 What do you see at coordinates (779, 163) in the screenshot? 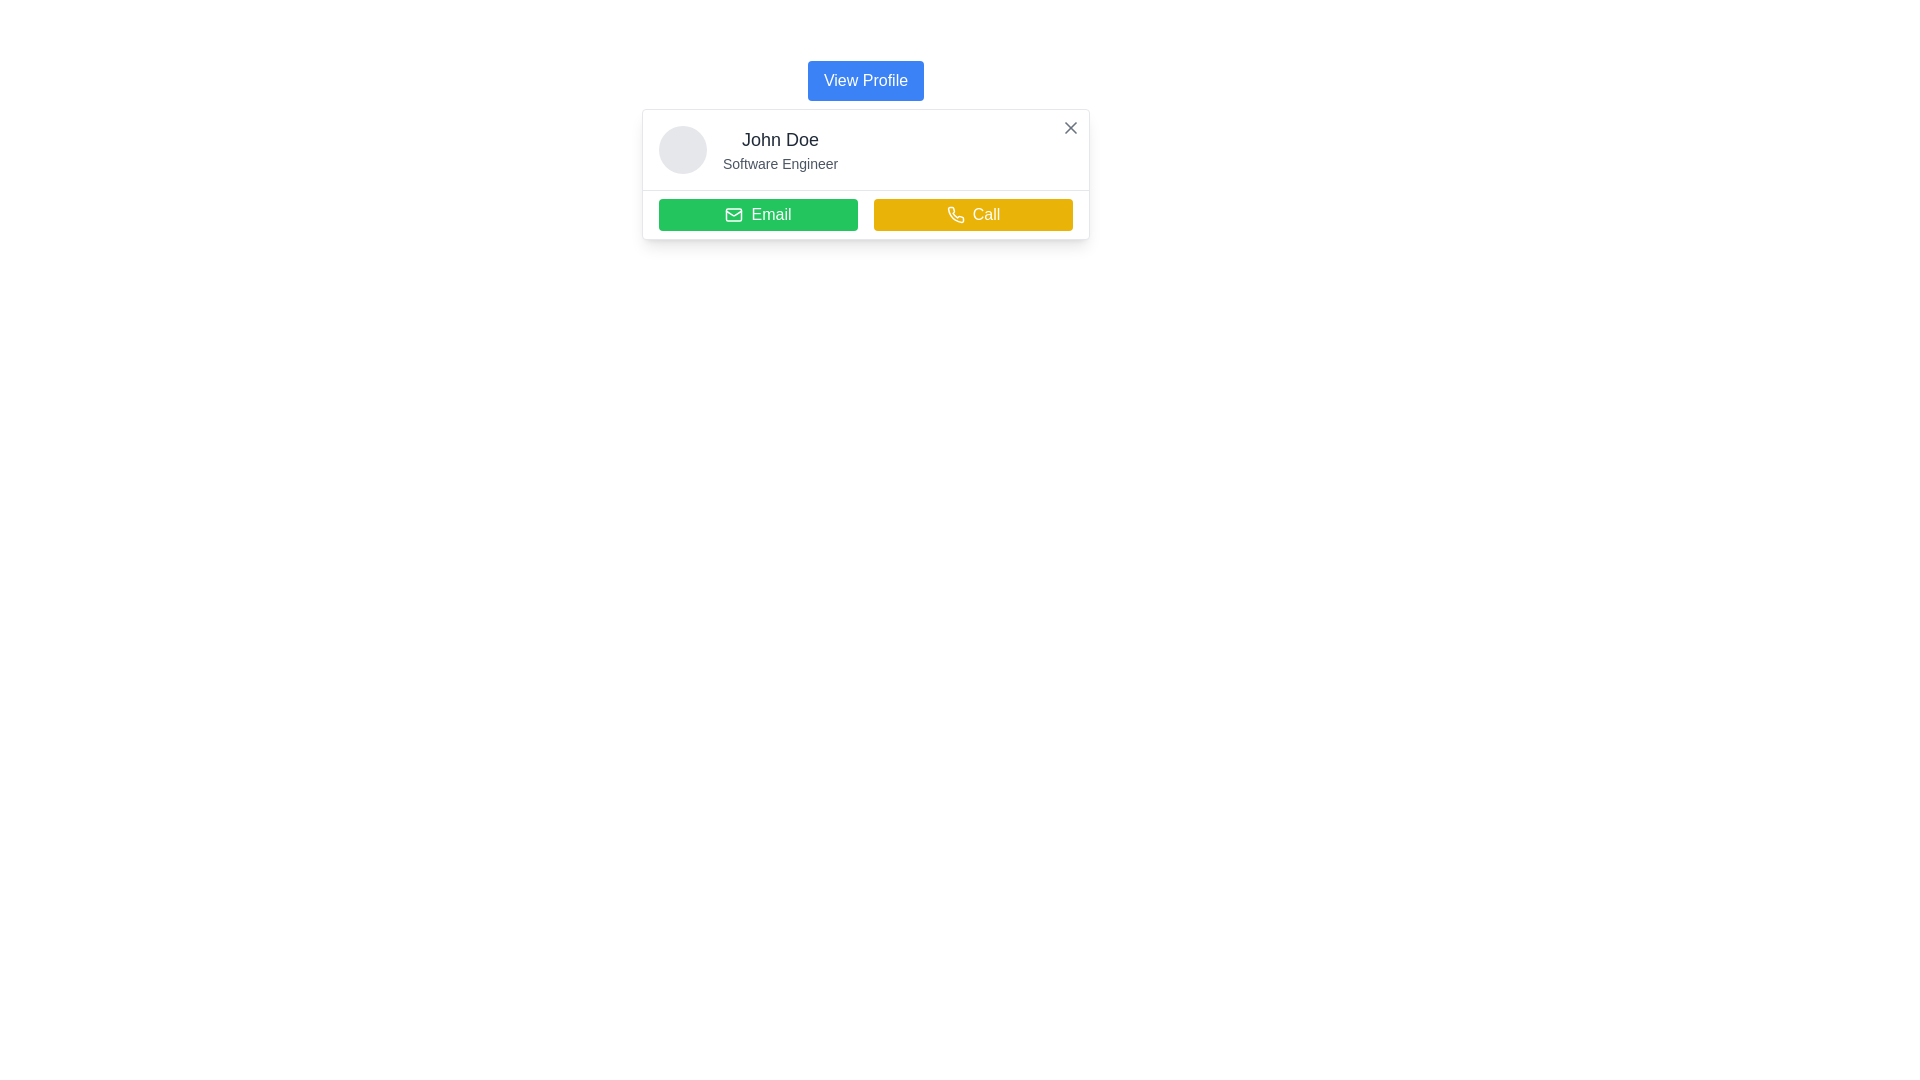
I see `the text label indicating the professional designation of John Doe, which is located below the name and is the second element in the details section` at bounding box center [779, 163].